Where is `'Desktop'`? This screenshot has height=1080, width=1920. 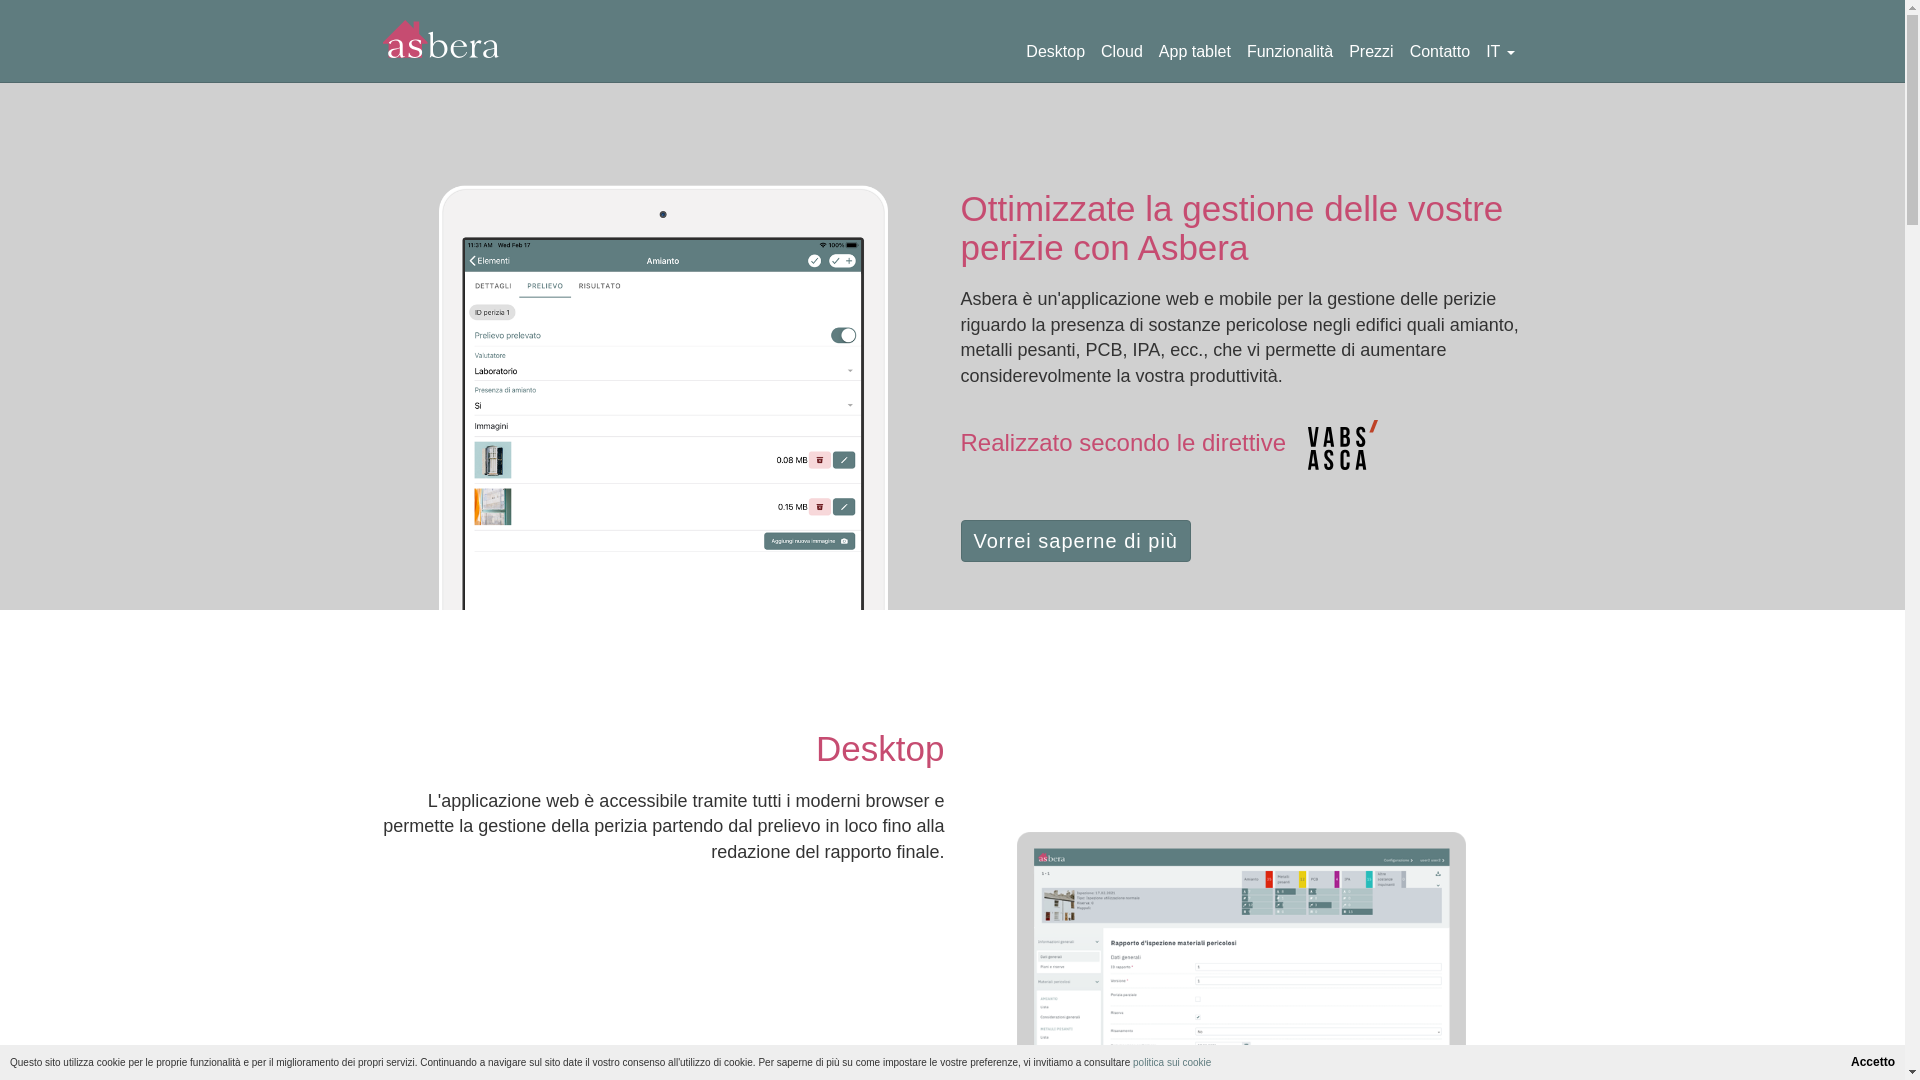 'Desktop' is located at coordinates (1054, 44).